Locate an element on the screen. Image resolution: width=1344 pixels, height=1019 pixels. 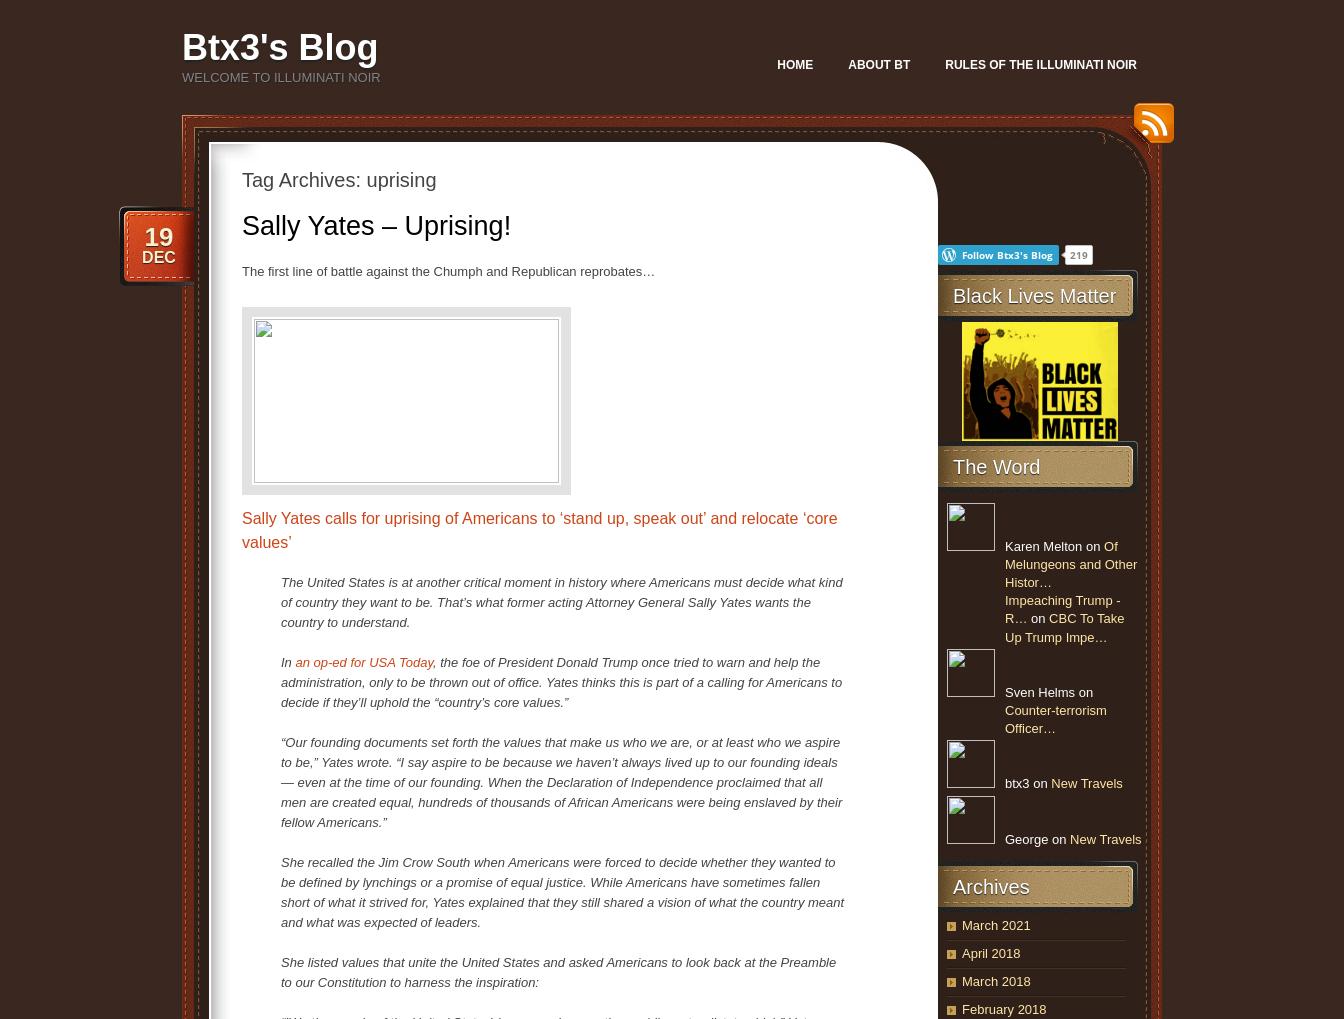
'The United States is at another critical moment in history where Americans must decide what kind of country they want to be. That’s what former acting Attorney General Sally Yates wants the country to understand.' is located at coordinates (561, 601).